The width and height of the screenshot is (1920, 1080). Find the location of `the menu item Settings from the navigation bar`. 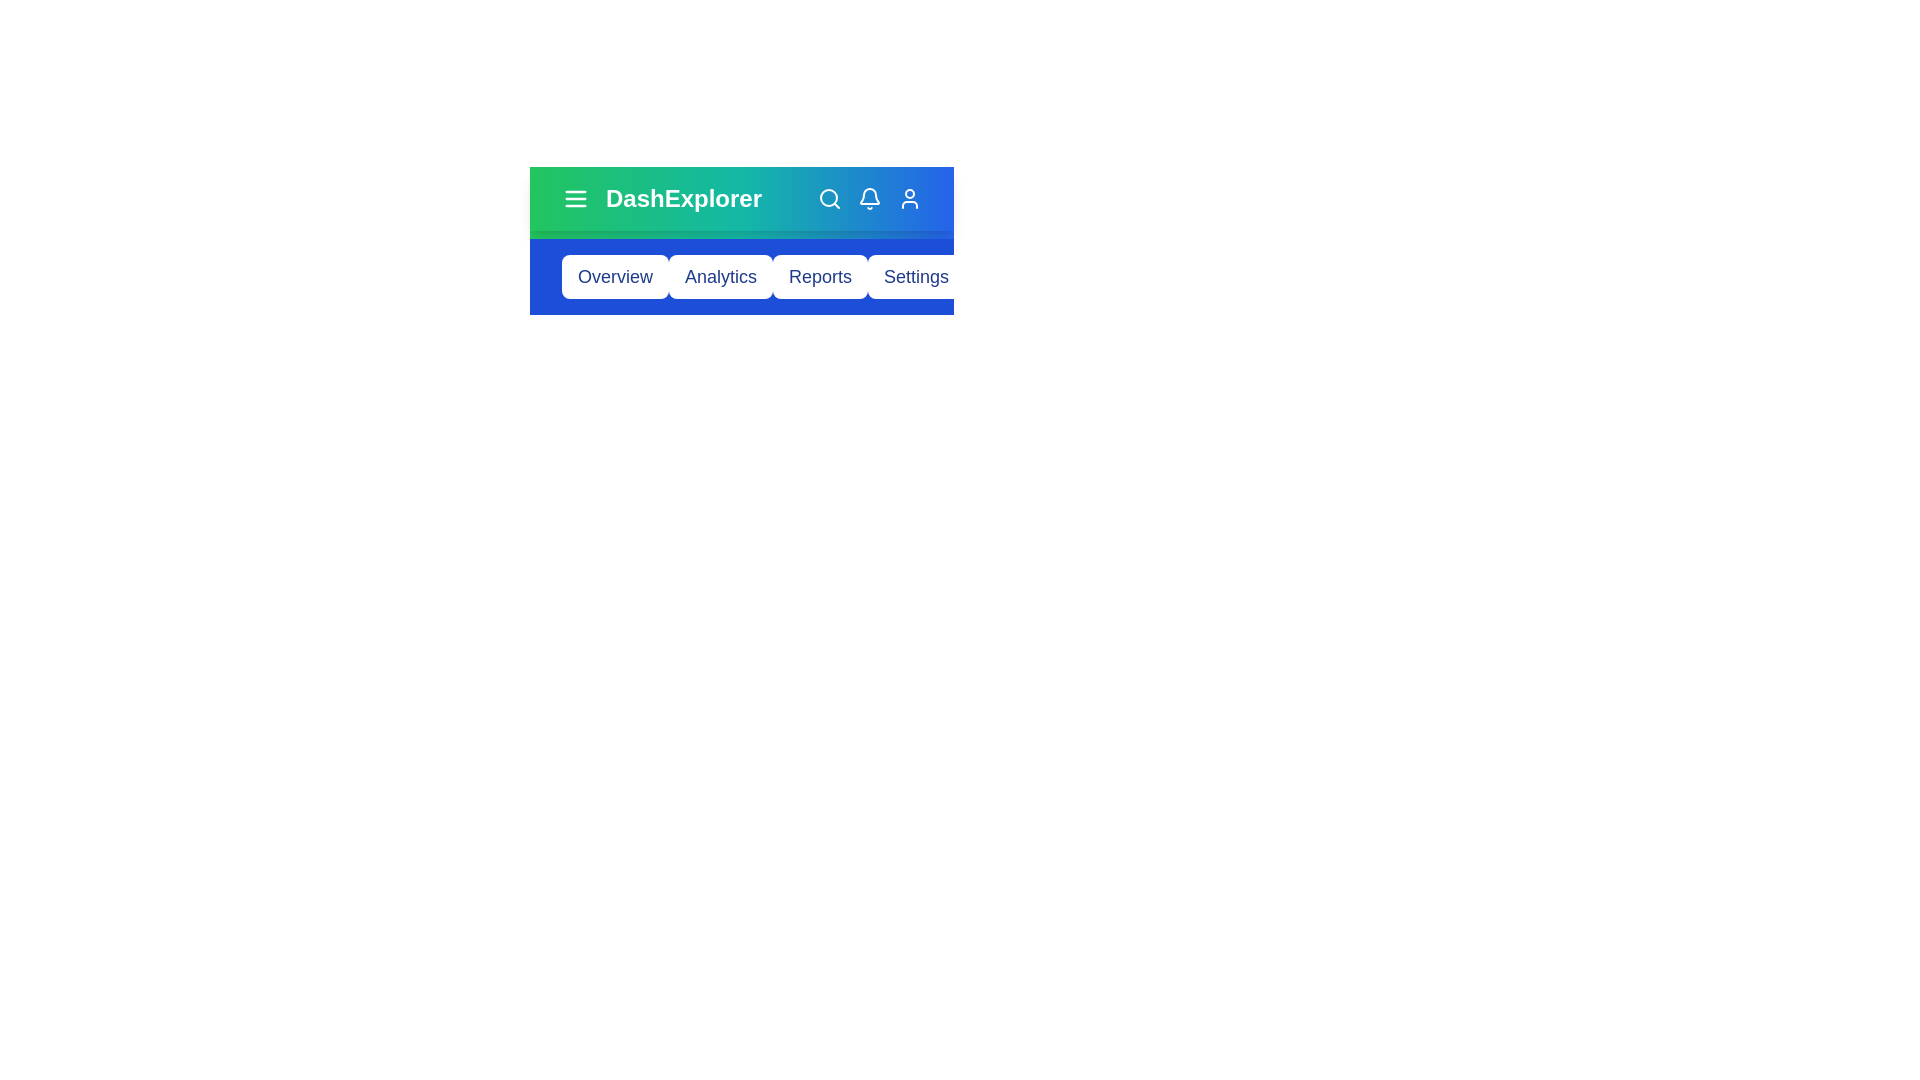

the menu item Settings from the navigation bar is located at coordinates (915, 277).